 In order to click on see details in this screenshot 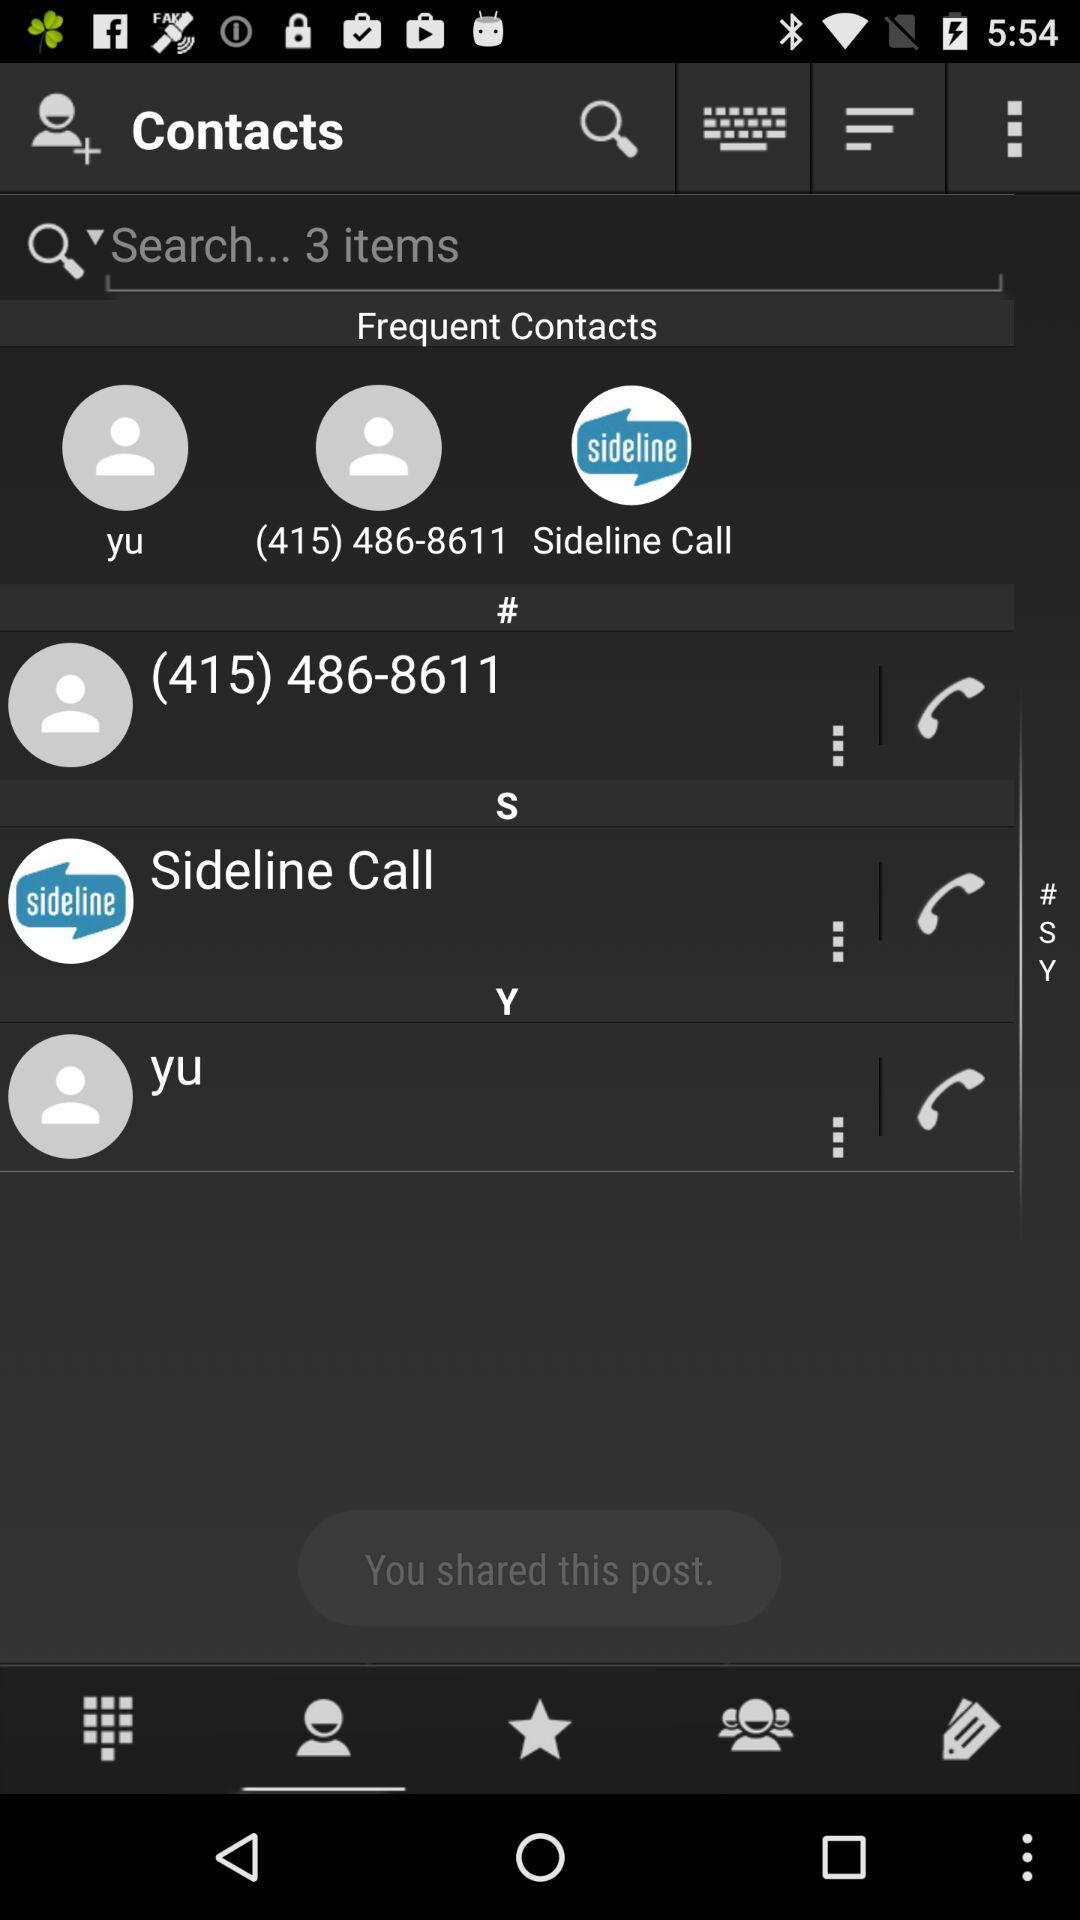, I will do `click(838, 940)`.